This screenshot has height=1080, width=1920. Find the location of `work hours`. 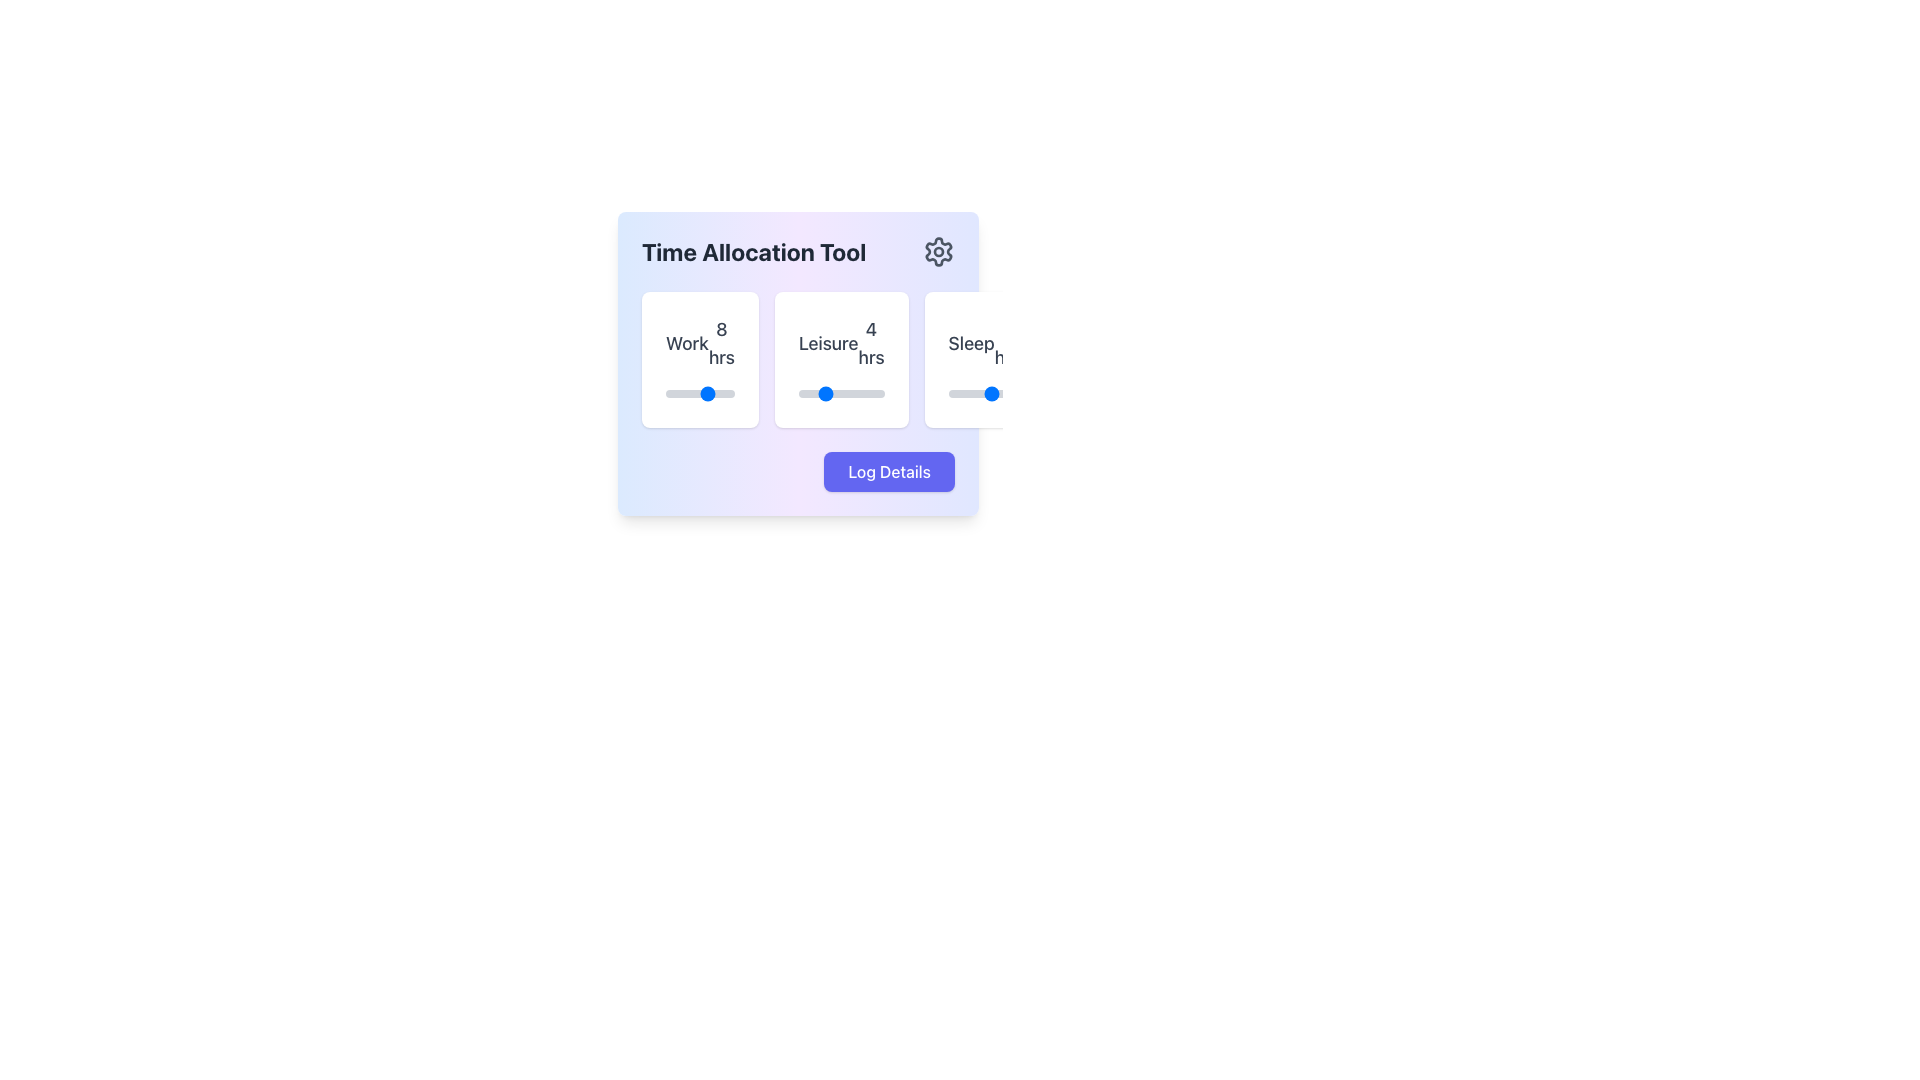

work hours is located at coordinates (721, 393).